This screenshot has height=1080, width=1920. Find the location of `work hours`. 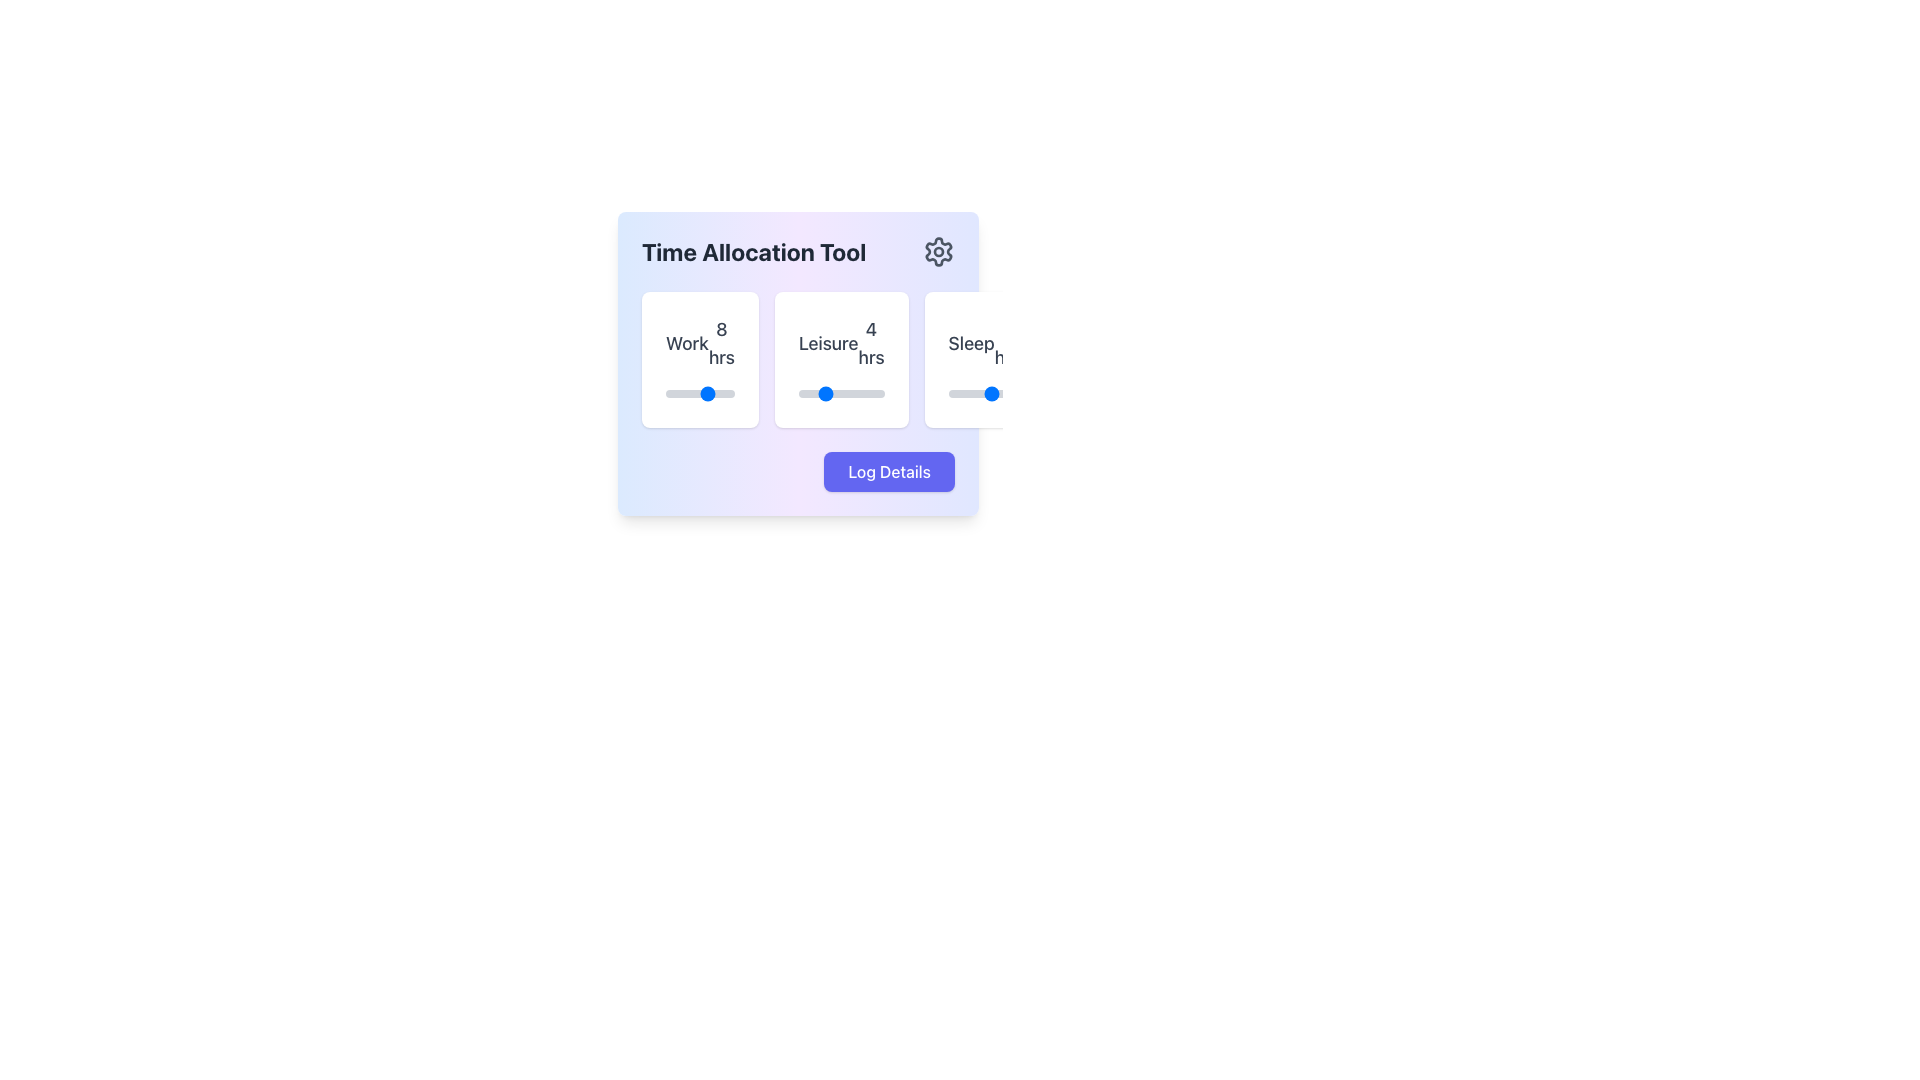

work hours is located at coordinates (721, 393).